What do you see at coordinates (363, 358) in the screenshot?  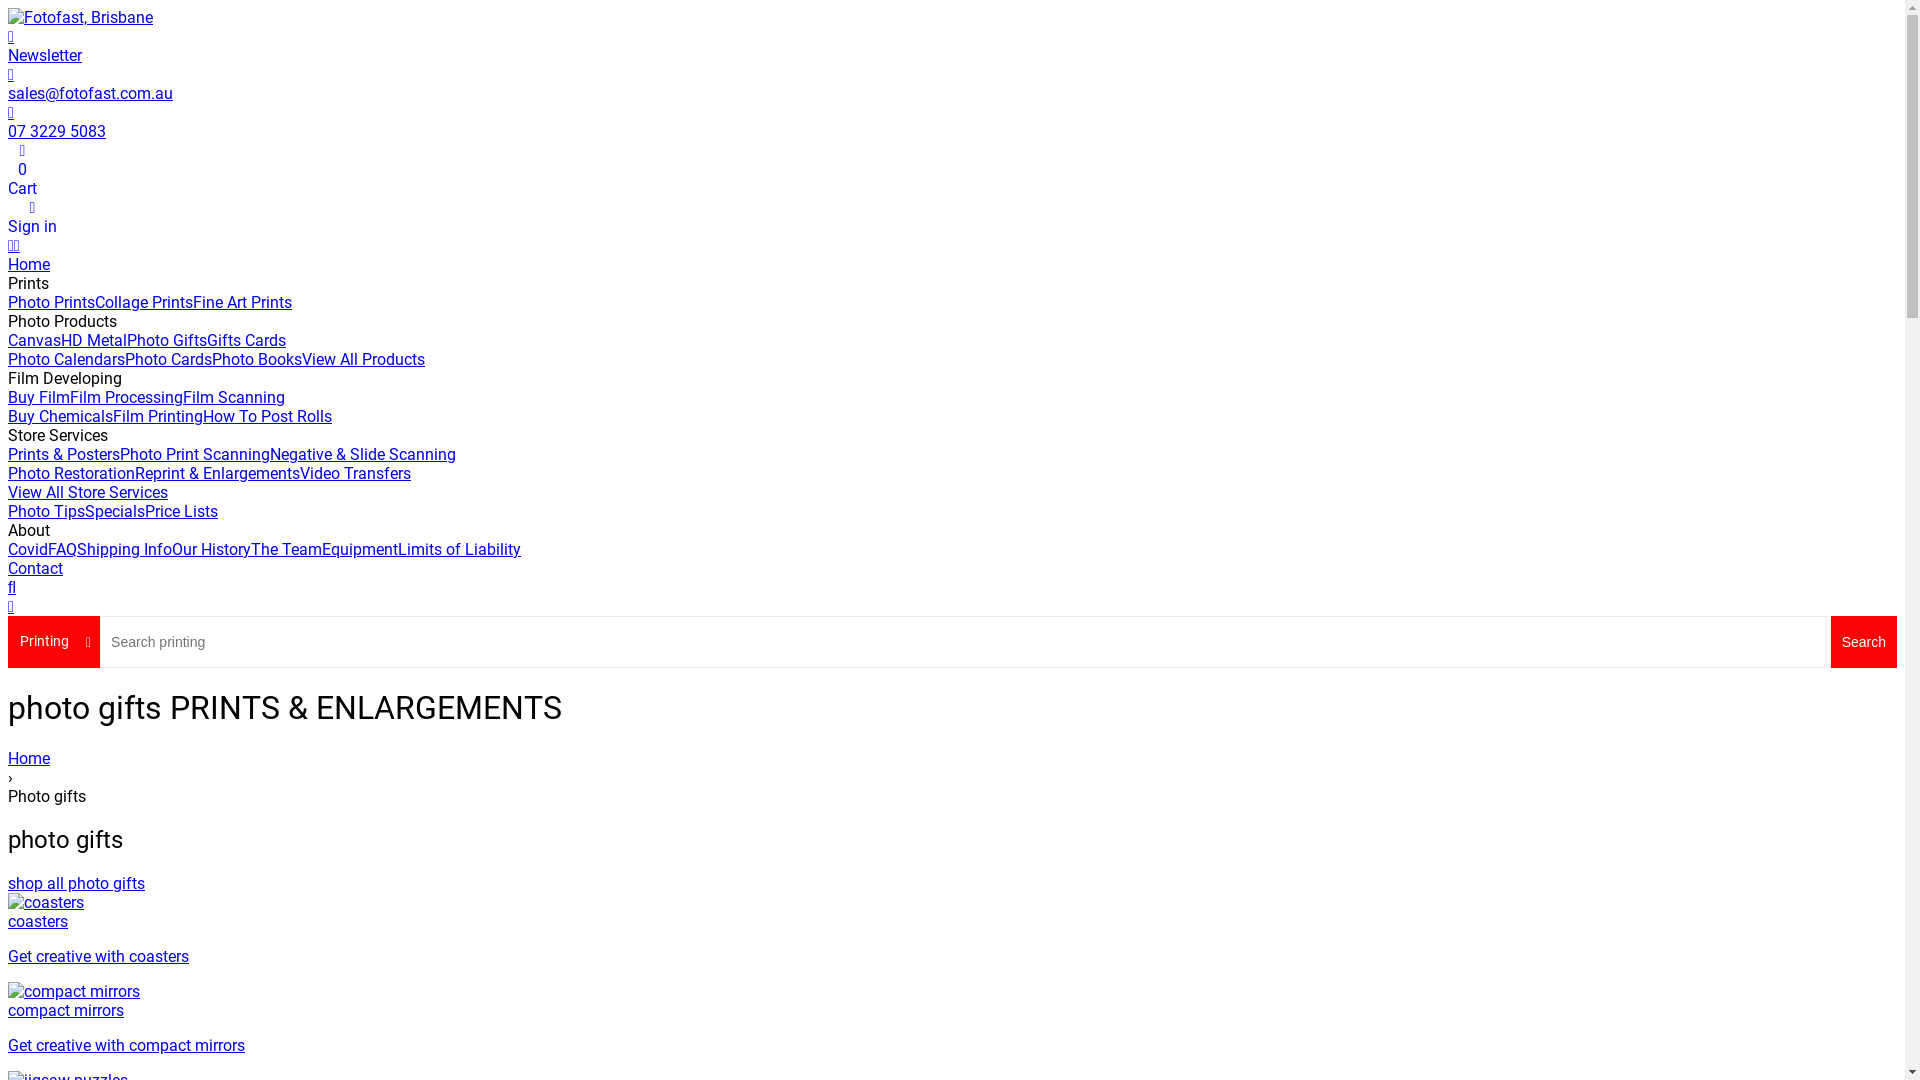 I see `'View All Products'` at bounding box center [363, 358].